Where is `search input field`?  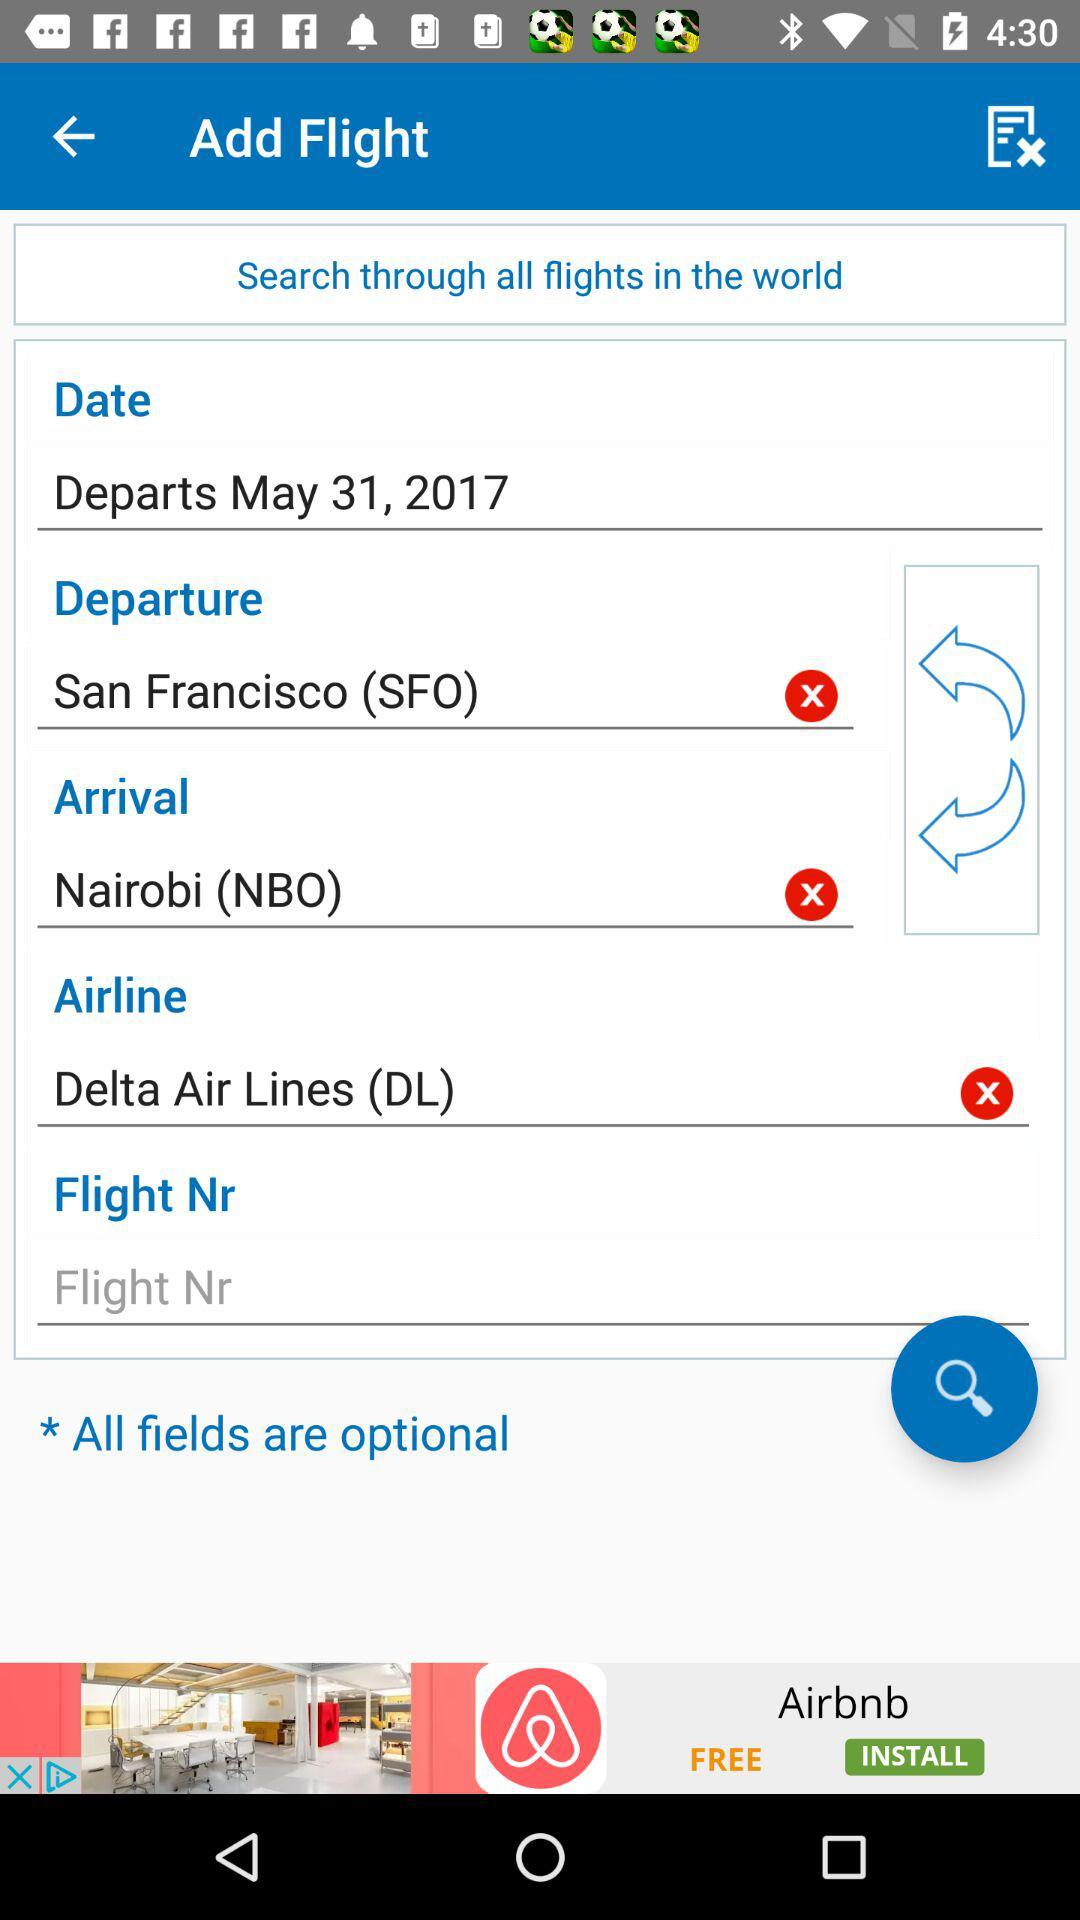 search input field is located at coordinates (963, 1387).